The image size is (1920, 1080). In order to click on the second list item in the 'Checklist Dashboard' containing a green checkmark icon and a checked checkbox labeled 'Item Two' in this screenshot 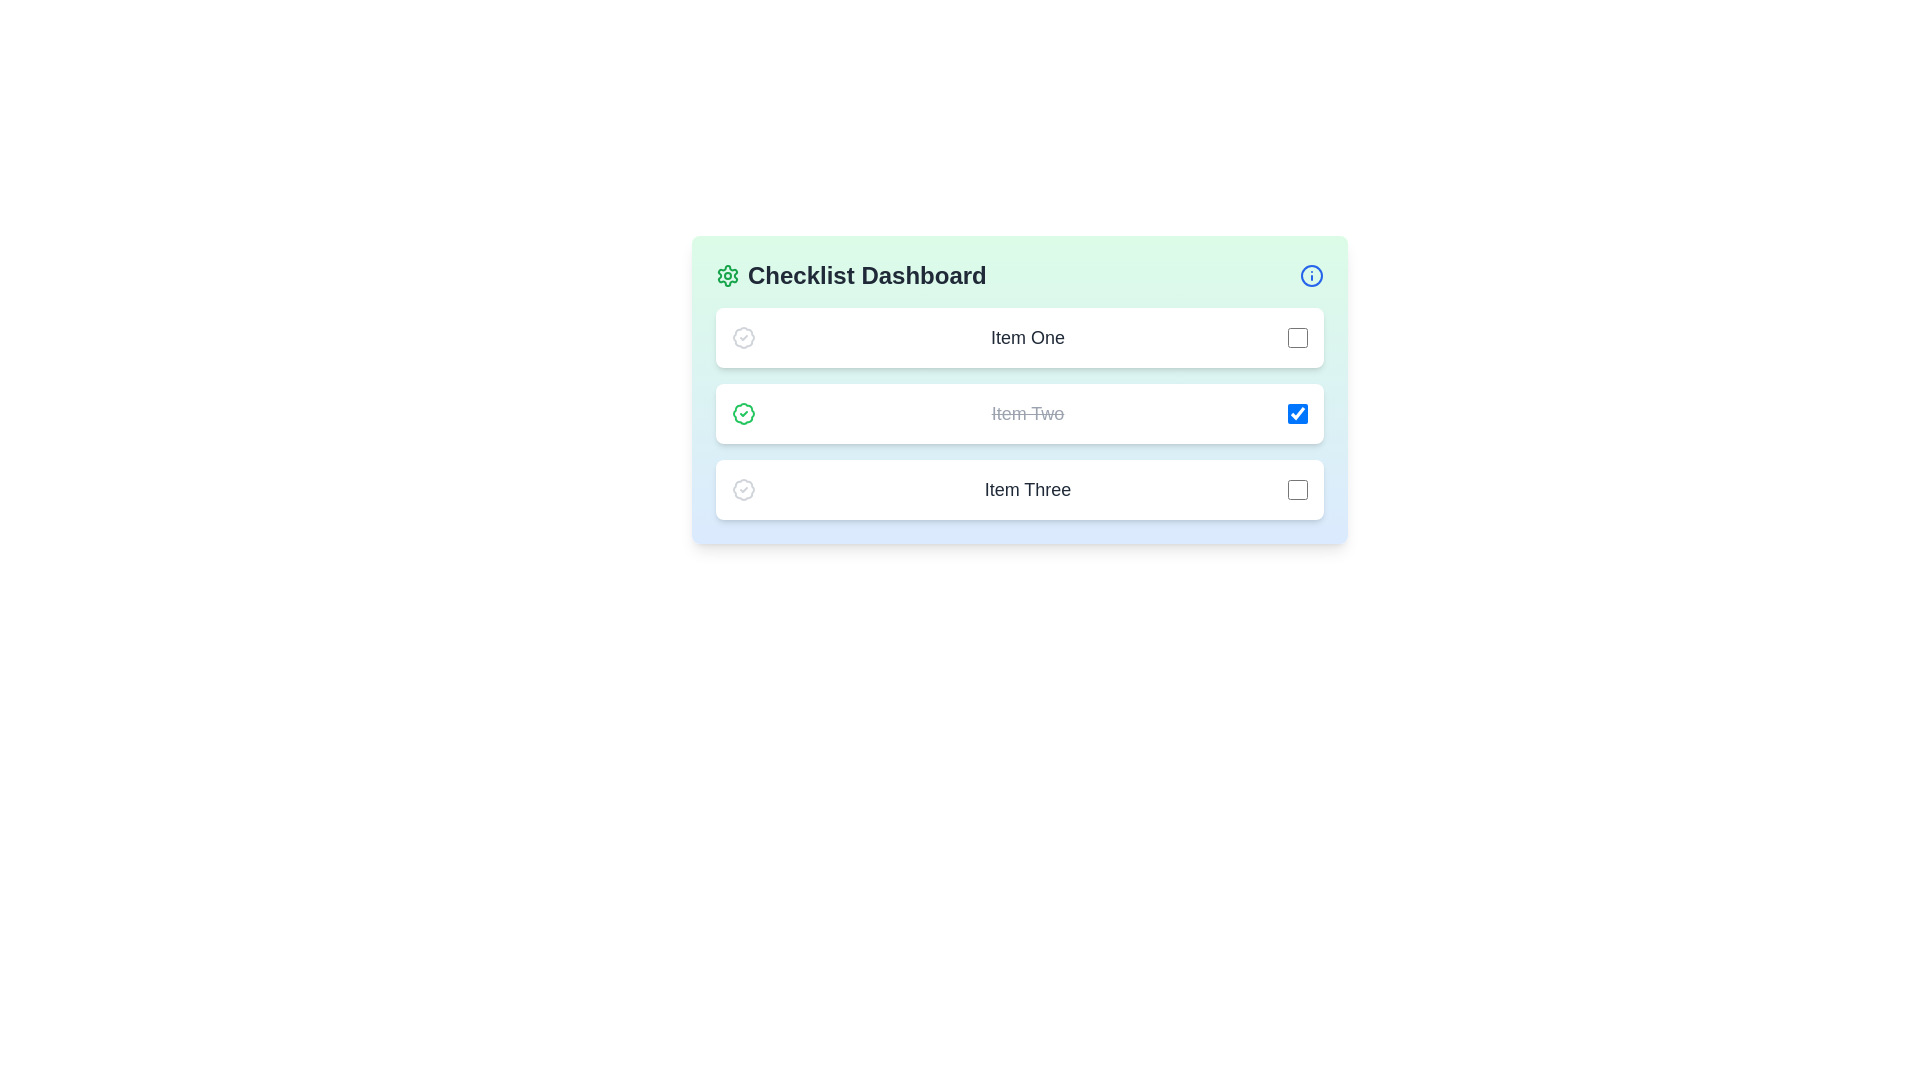, I will do `click(1019, 412)`.